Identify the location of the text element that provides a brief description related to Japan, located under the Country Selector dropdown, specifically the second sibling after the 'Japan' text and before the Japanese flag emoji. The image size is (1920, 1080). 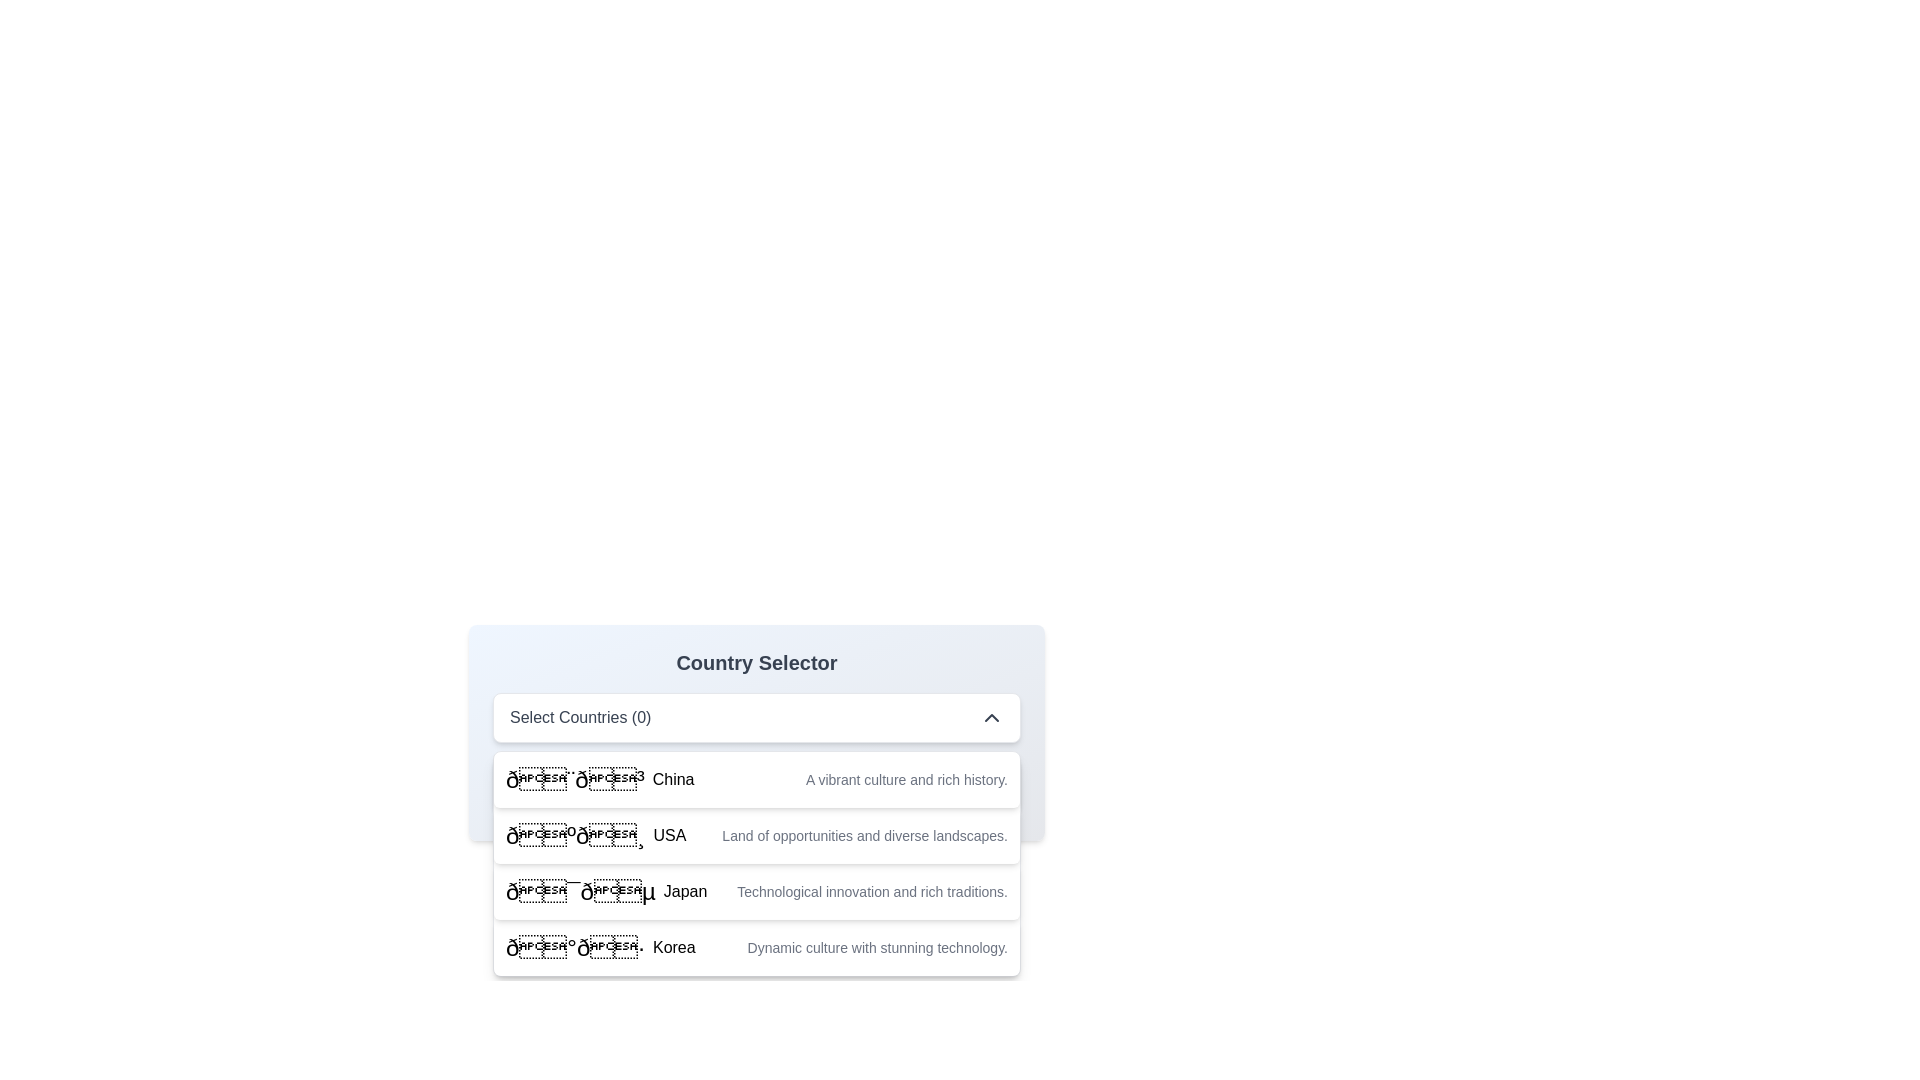
(872, 890).